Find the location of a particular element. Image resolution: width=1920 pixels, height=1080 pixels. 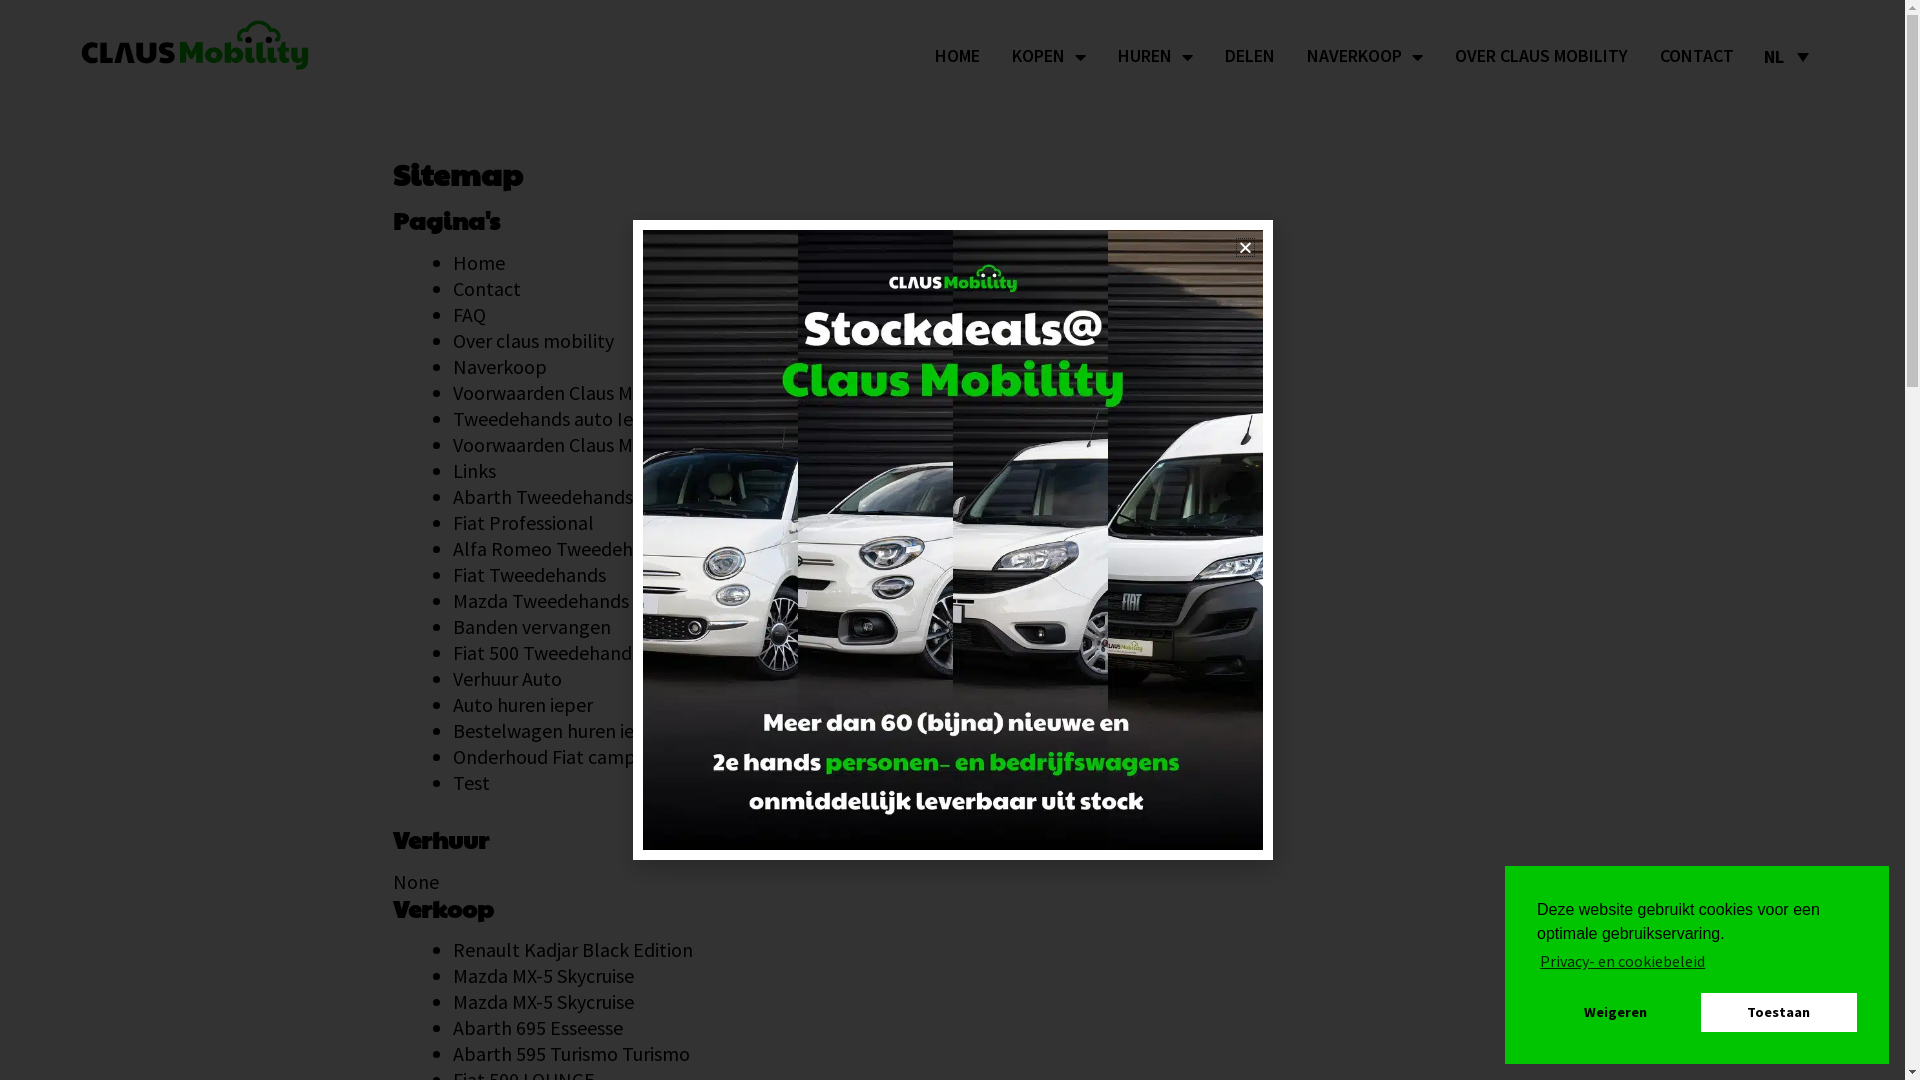

'Mazda Tweedehands' is located at coordinates (450, 599).